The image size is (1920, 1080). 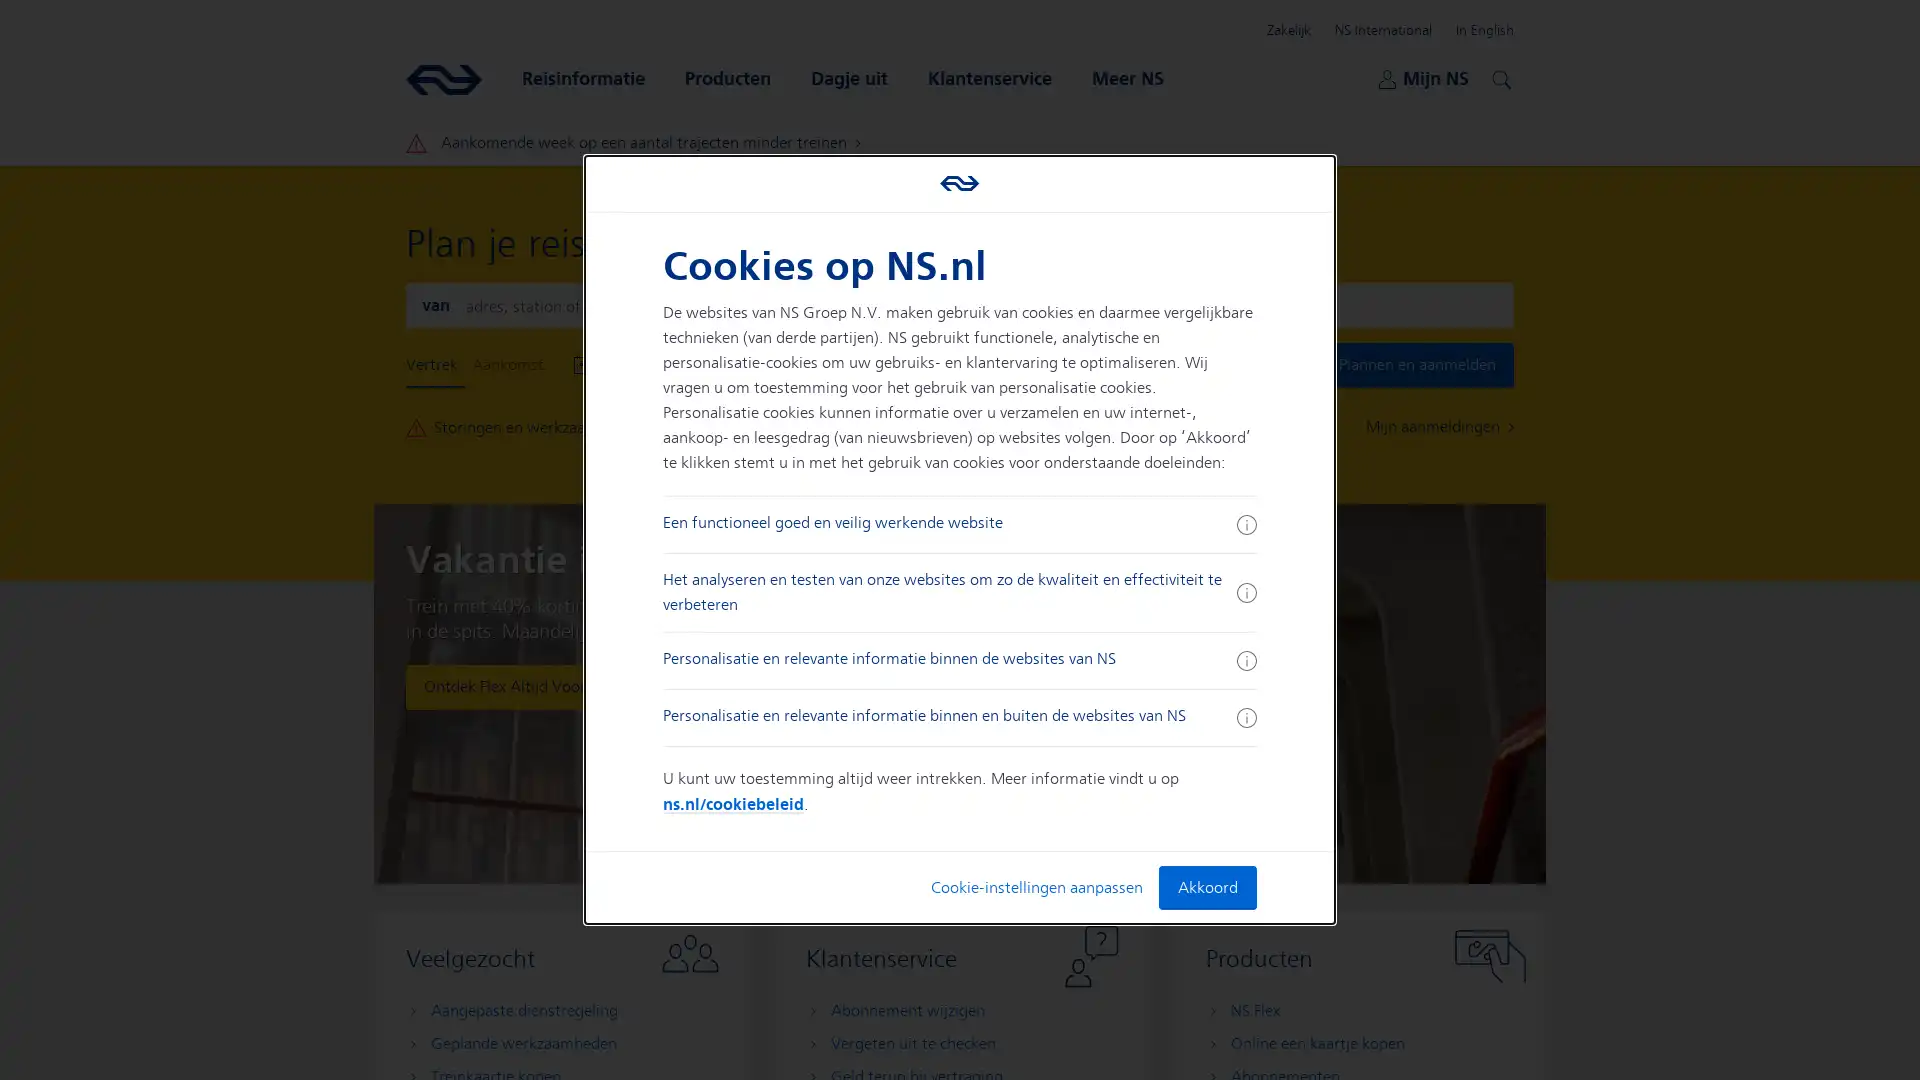 What do you see at coordinates (727, 77) in the screenshot?
I see `Producten Open submenu` at bounding box center [727, 77].